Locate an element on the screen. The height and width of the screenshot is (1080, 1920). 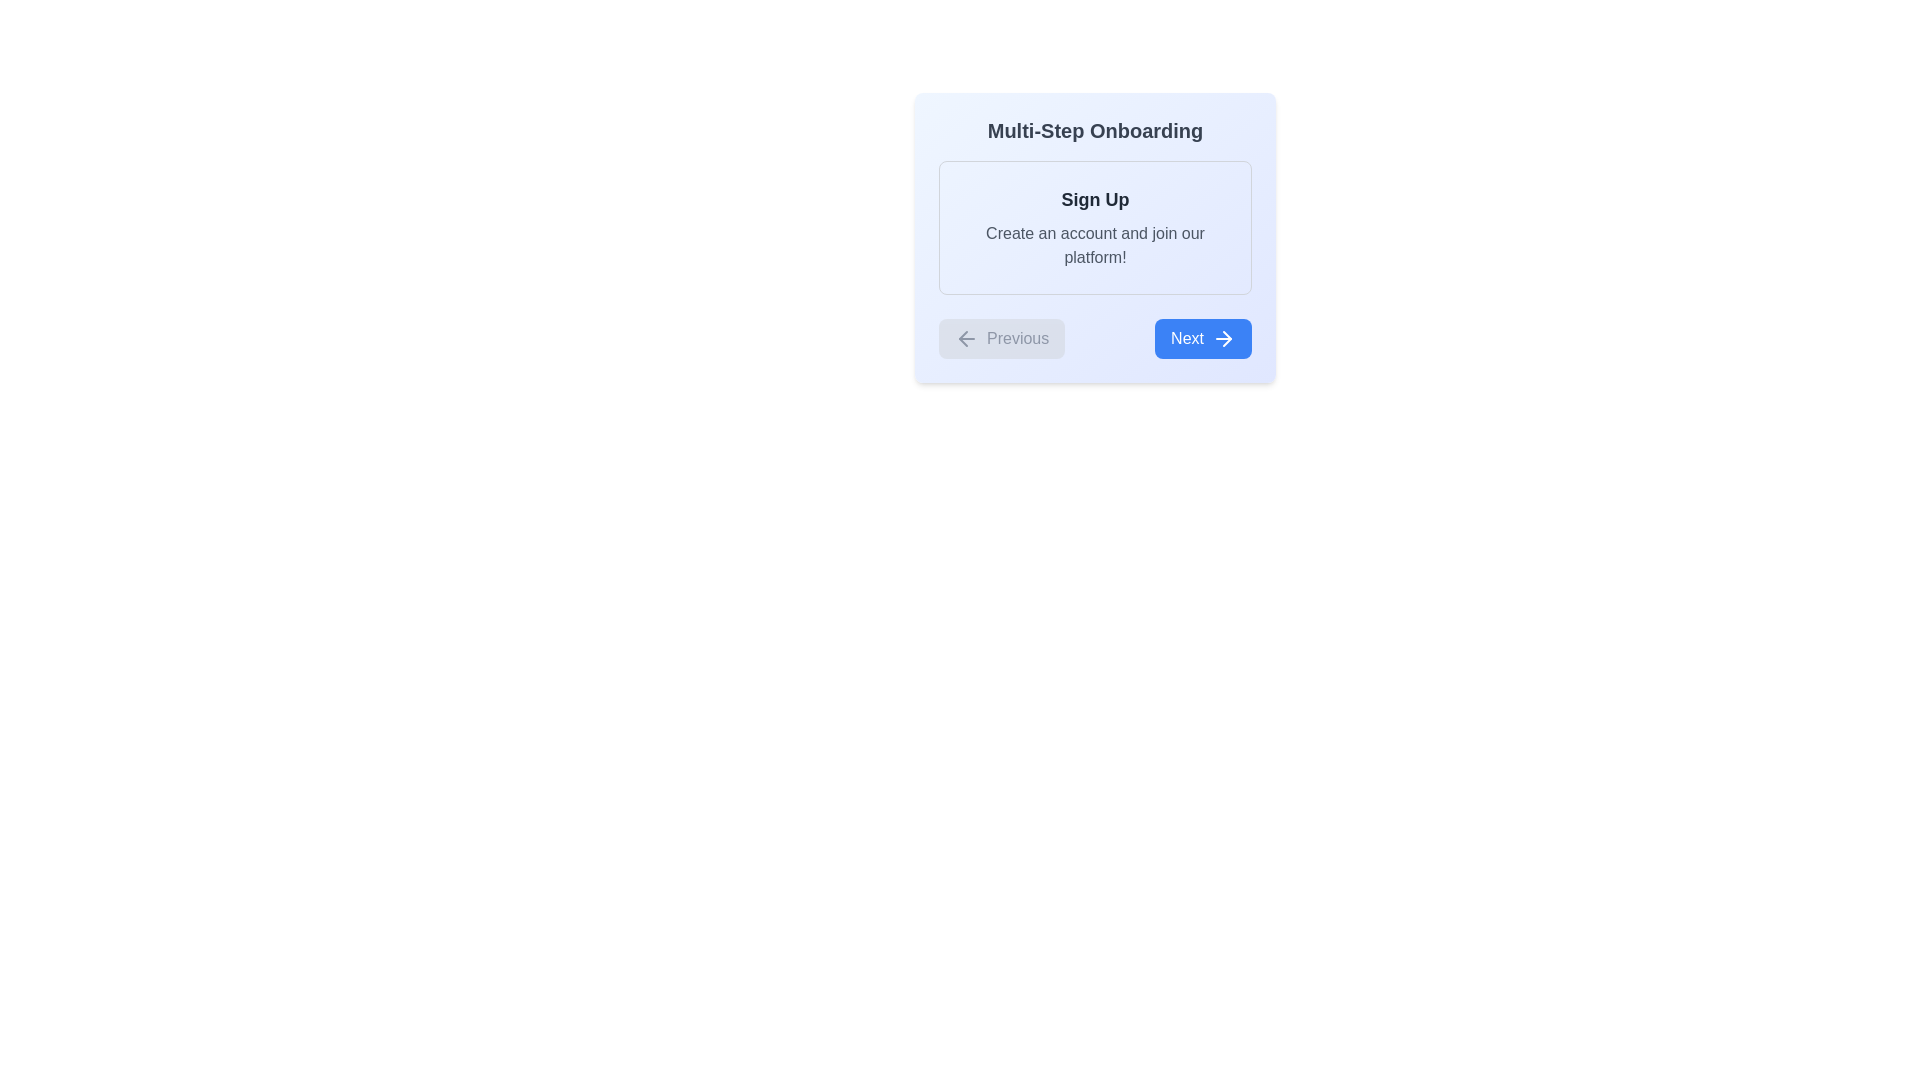
the leftward-facing arrow icon within the 'Previous' button is located at coordinates (966, 338).